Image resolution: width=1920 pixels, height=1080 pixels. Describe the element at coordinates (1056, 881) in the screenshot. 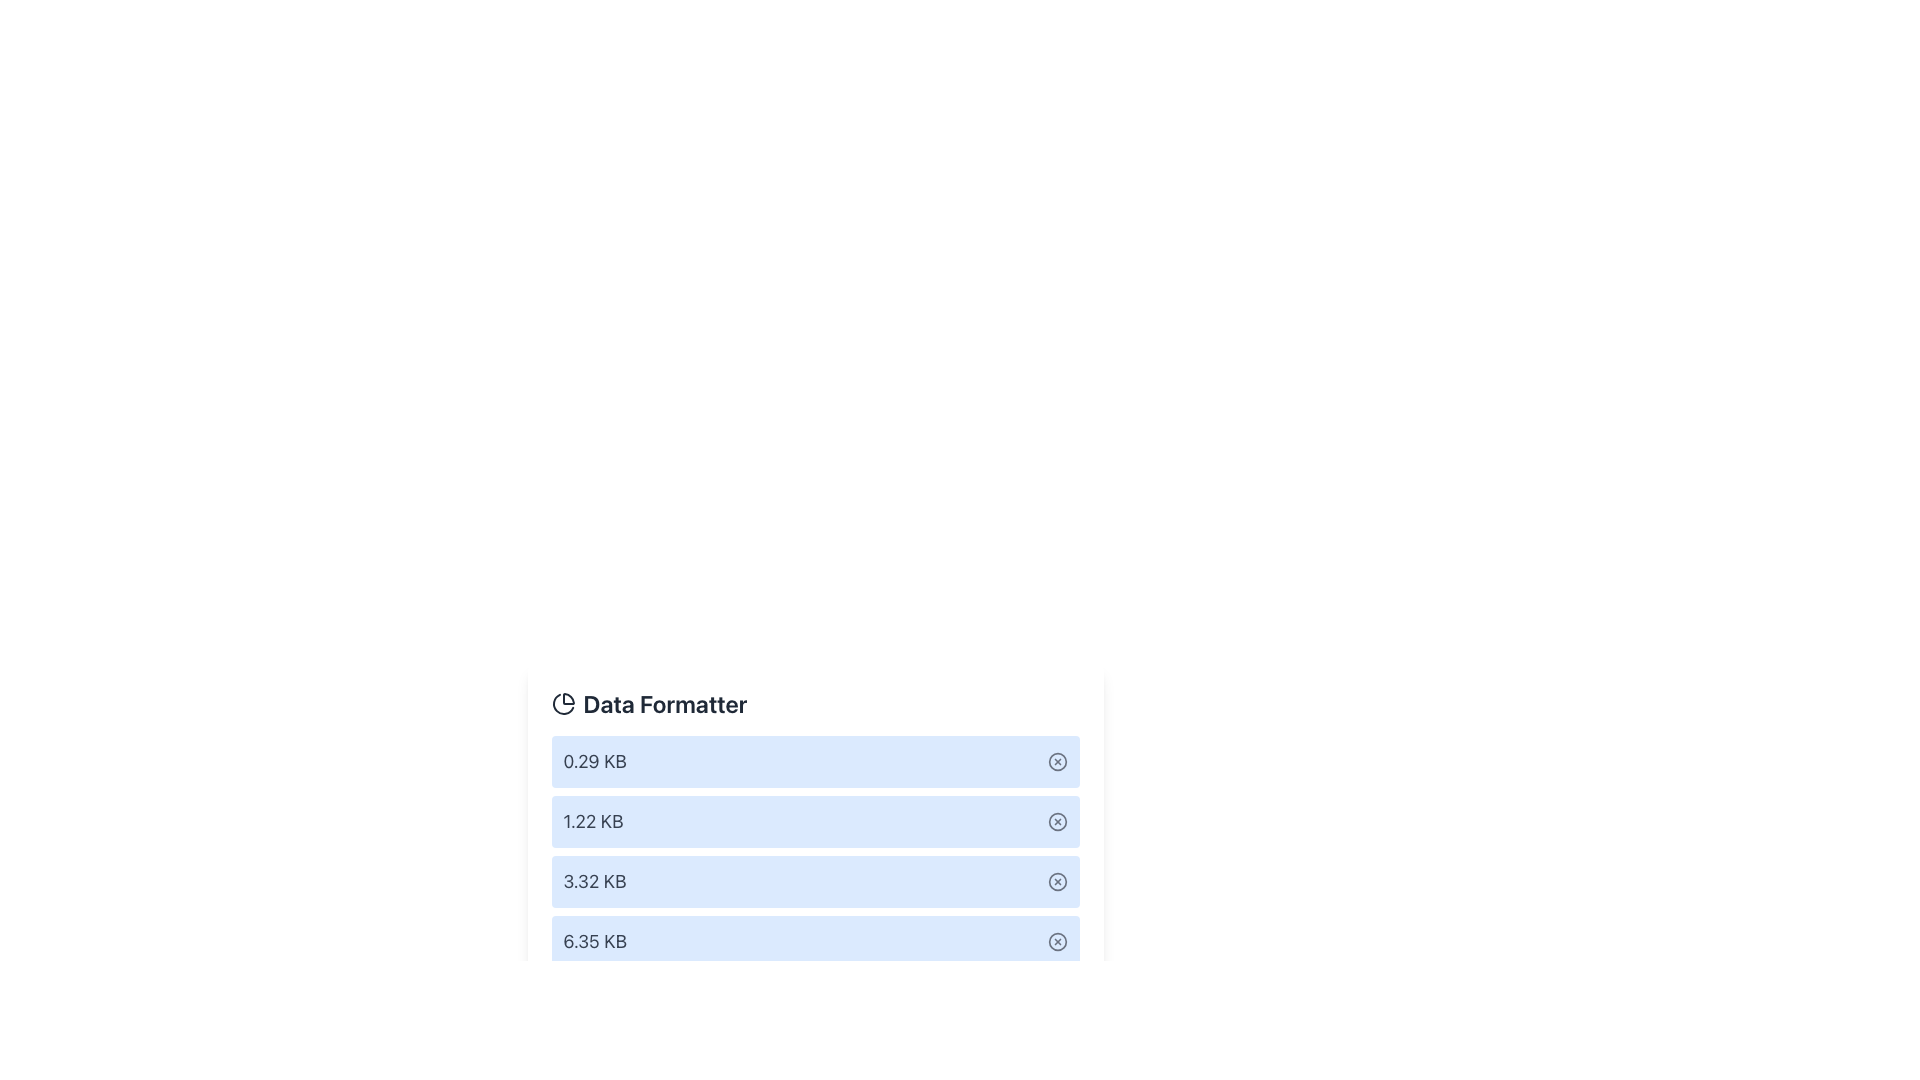

I see `the surrounding icon represented by the Circle (SVG Element) positioned towards the middle-right of the interface for interaction` at that location.